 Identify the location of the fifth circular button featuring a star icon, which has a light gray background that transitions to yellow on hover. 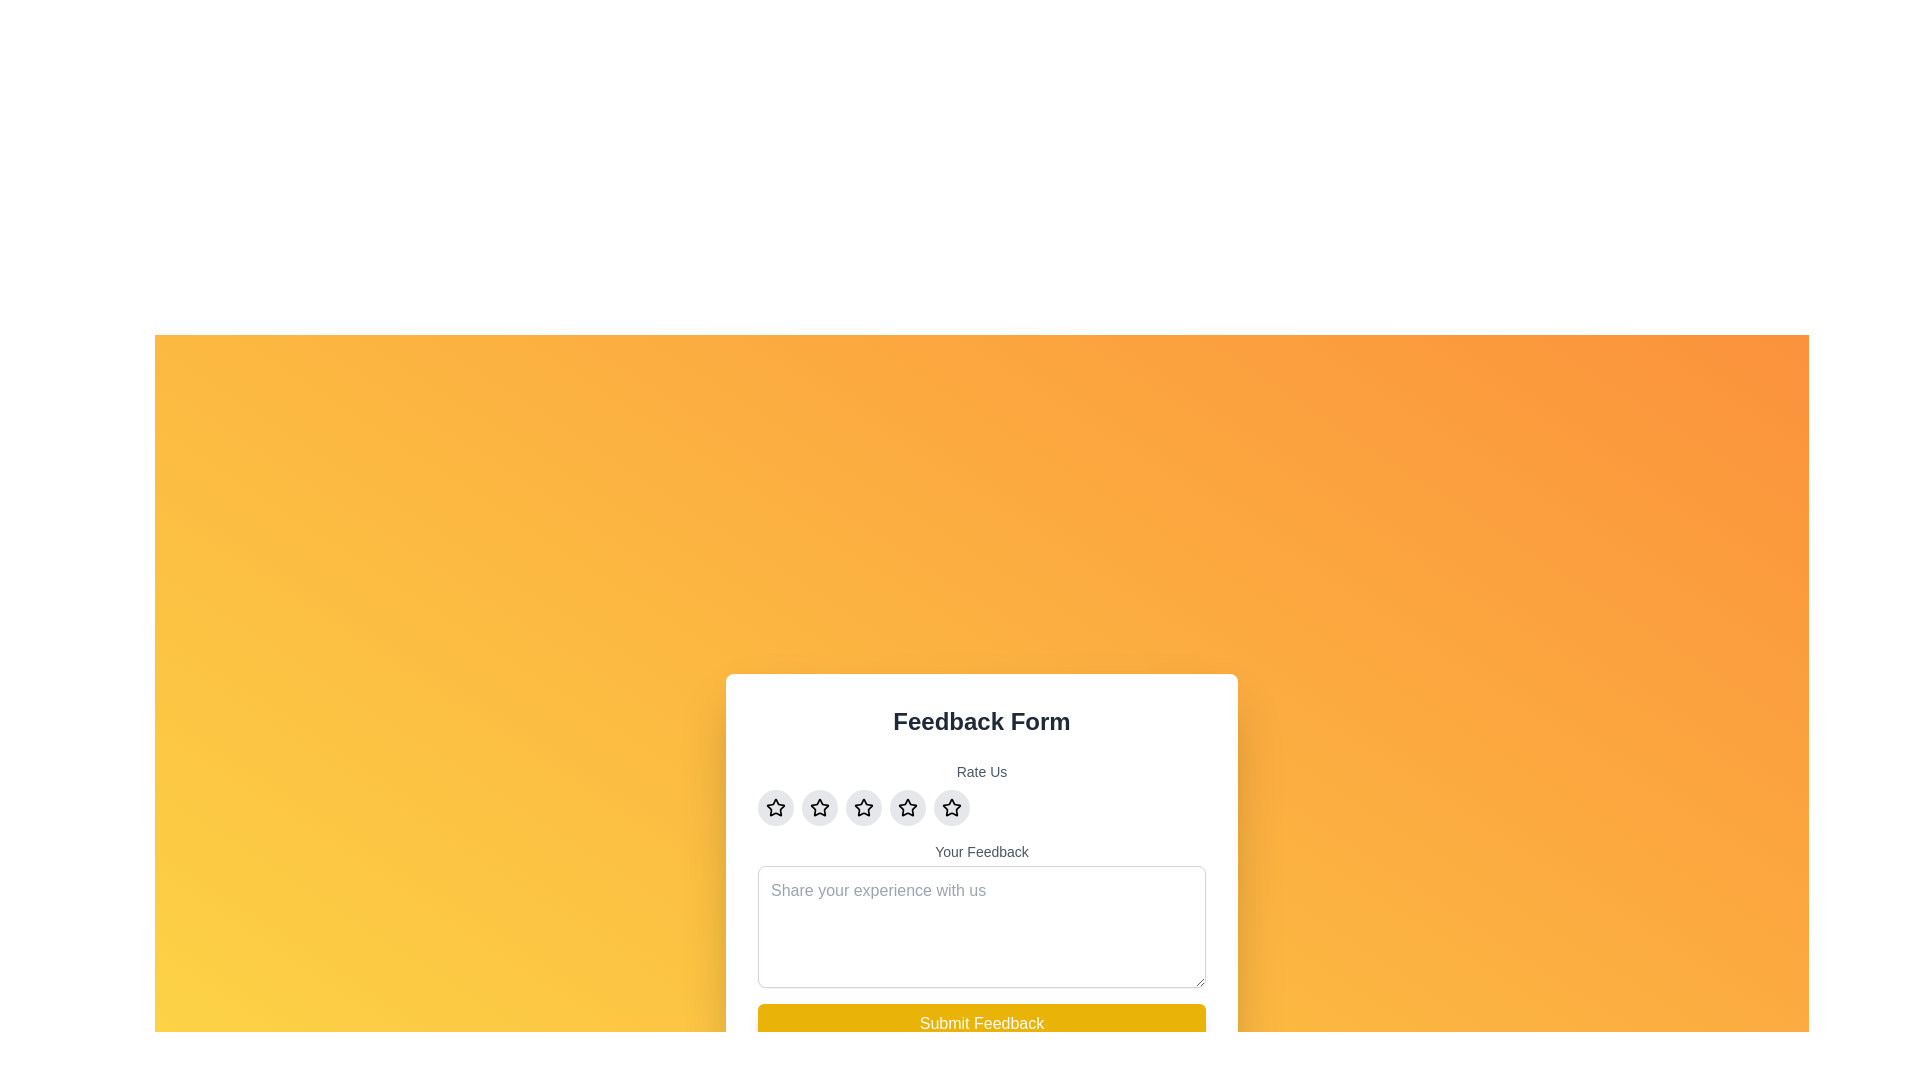
(950, 806).